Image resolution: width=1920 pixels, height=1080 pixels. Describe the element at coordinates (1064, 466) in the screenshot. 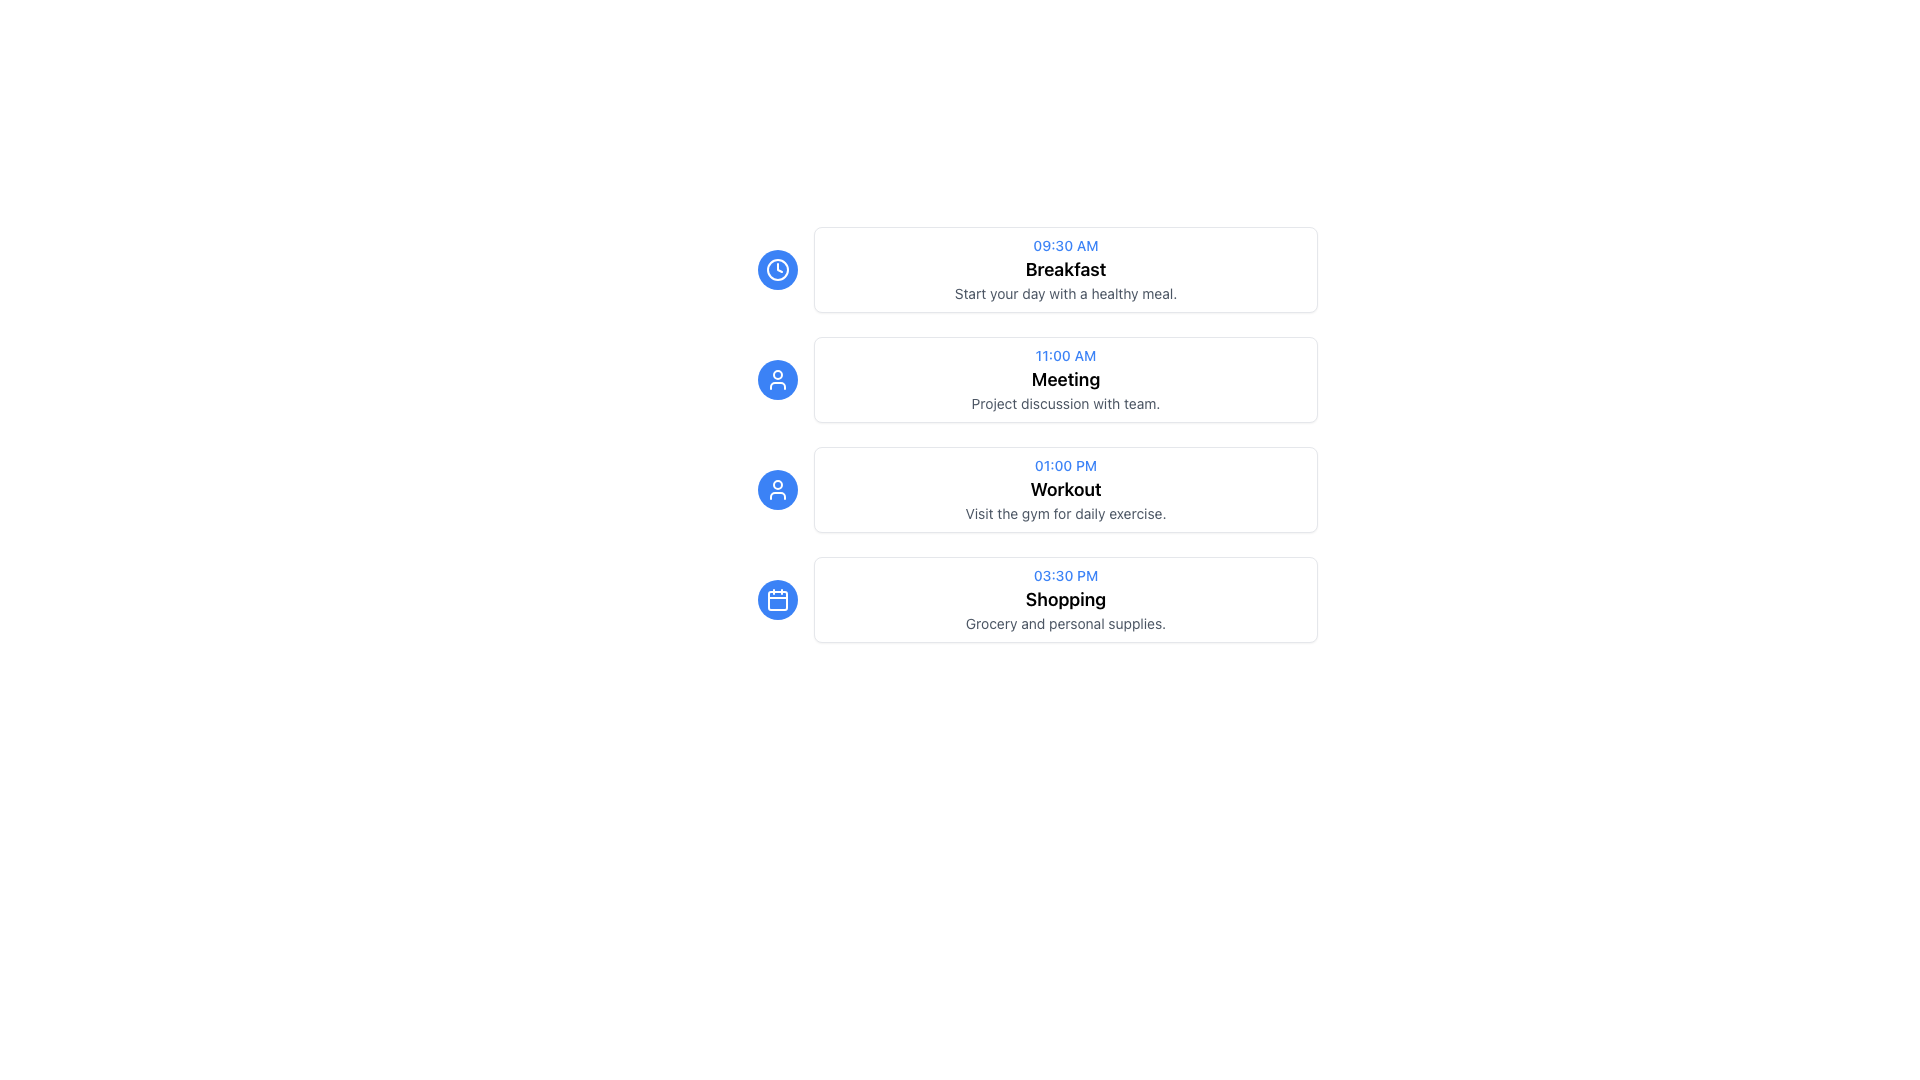

I see `the text element displaying '01:00 PM' in blue font, which is positioned at the top of the 'Workout' card` at that location.